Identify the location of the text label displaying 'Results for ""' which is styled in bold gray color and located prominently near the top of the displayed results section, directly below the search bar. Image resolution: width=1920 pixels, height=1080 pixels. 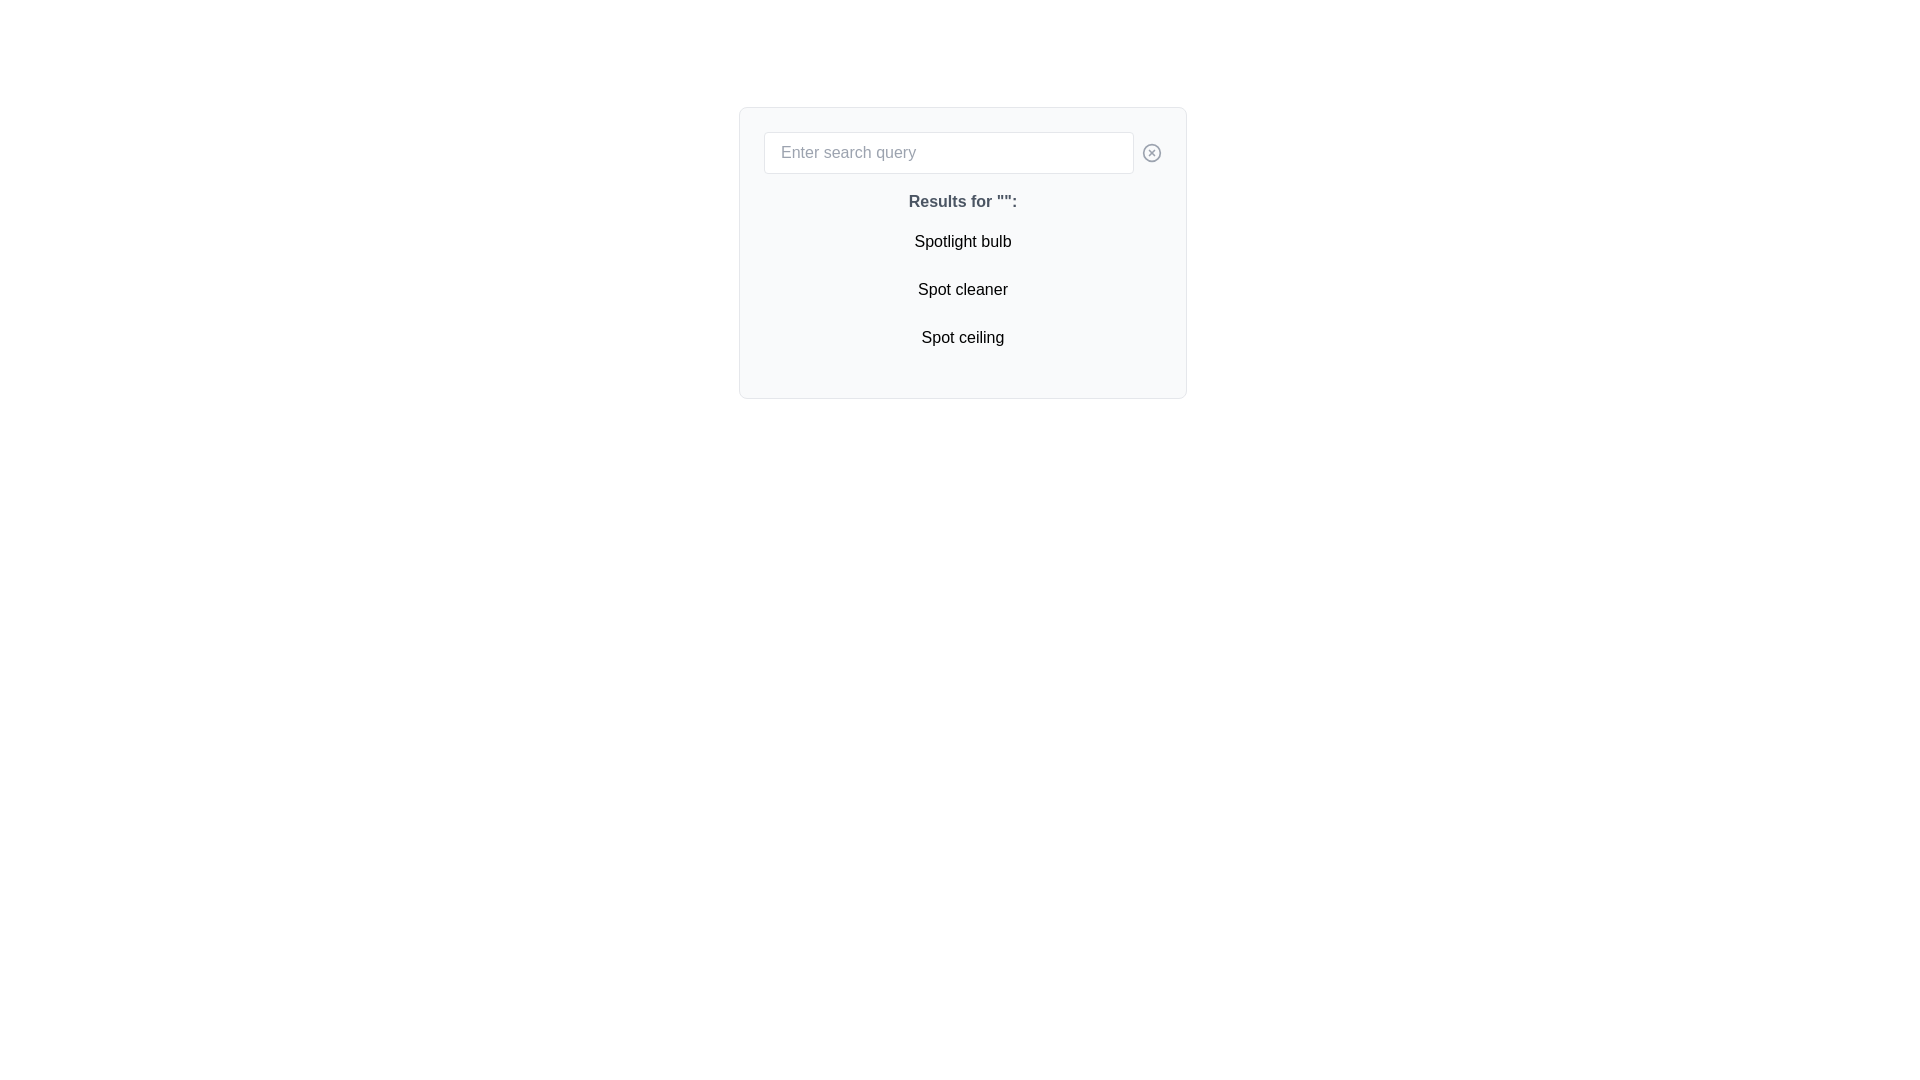
(963, 201).